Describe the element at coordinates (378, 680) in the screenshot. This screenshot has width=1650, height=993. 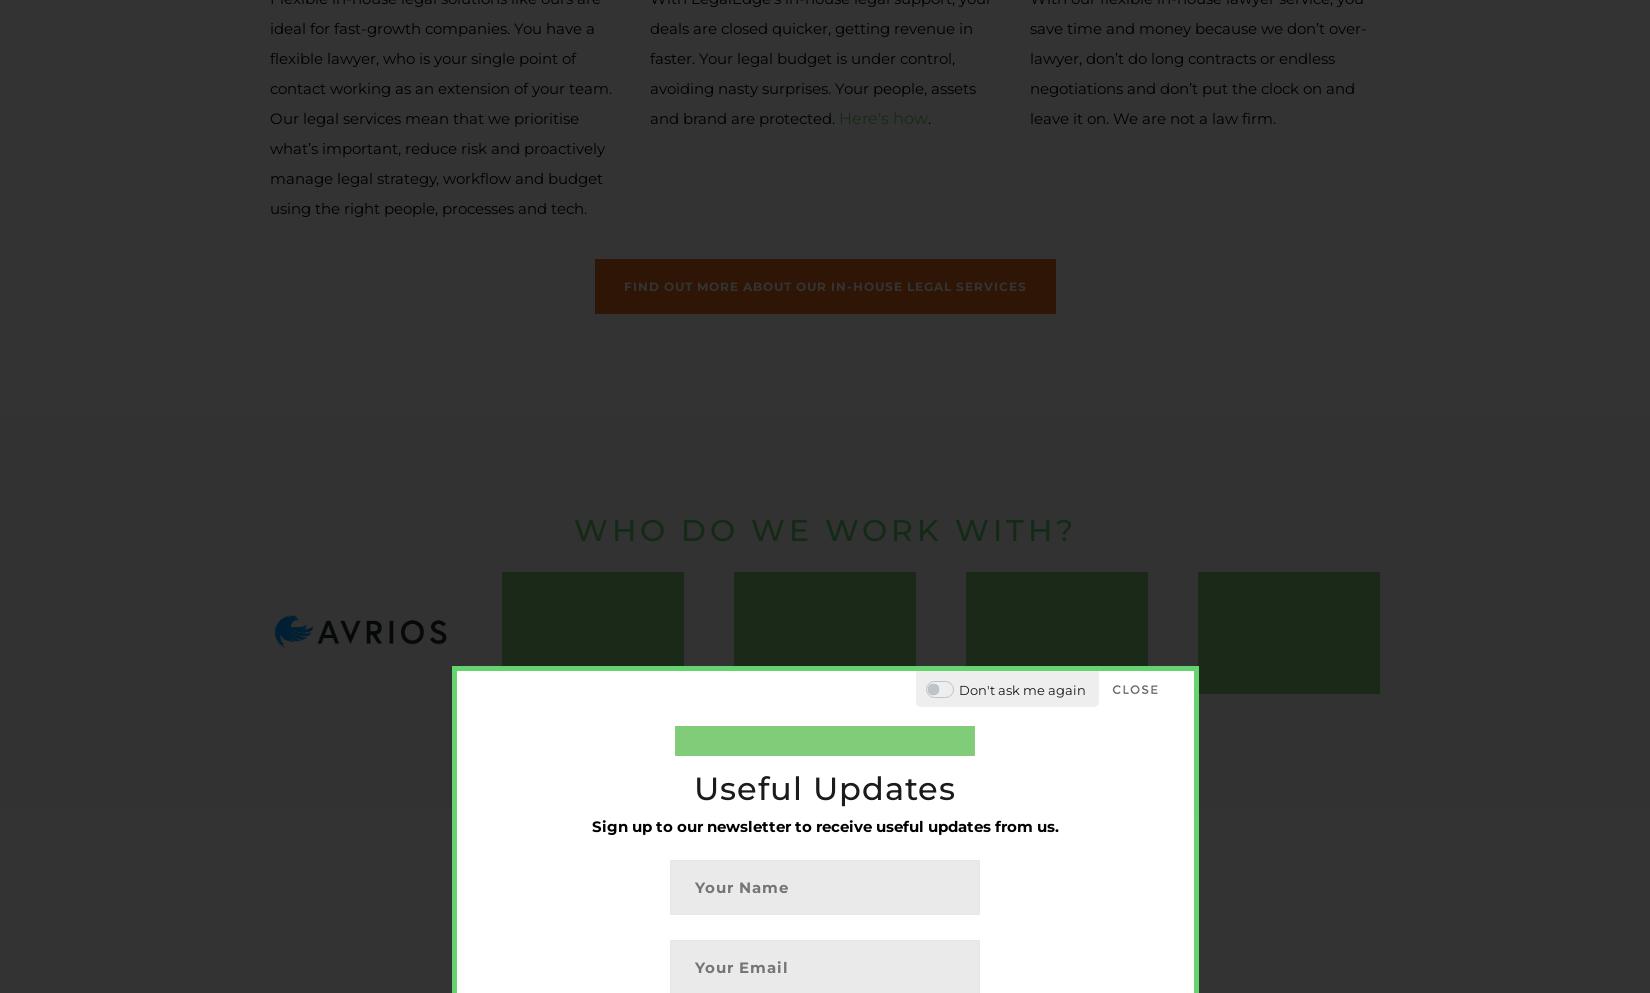
I see `'+44 (0)20 3086 8909'` at that location.